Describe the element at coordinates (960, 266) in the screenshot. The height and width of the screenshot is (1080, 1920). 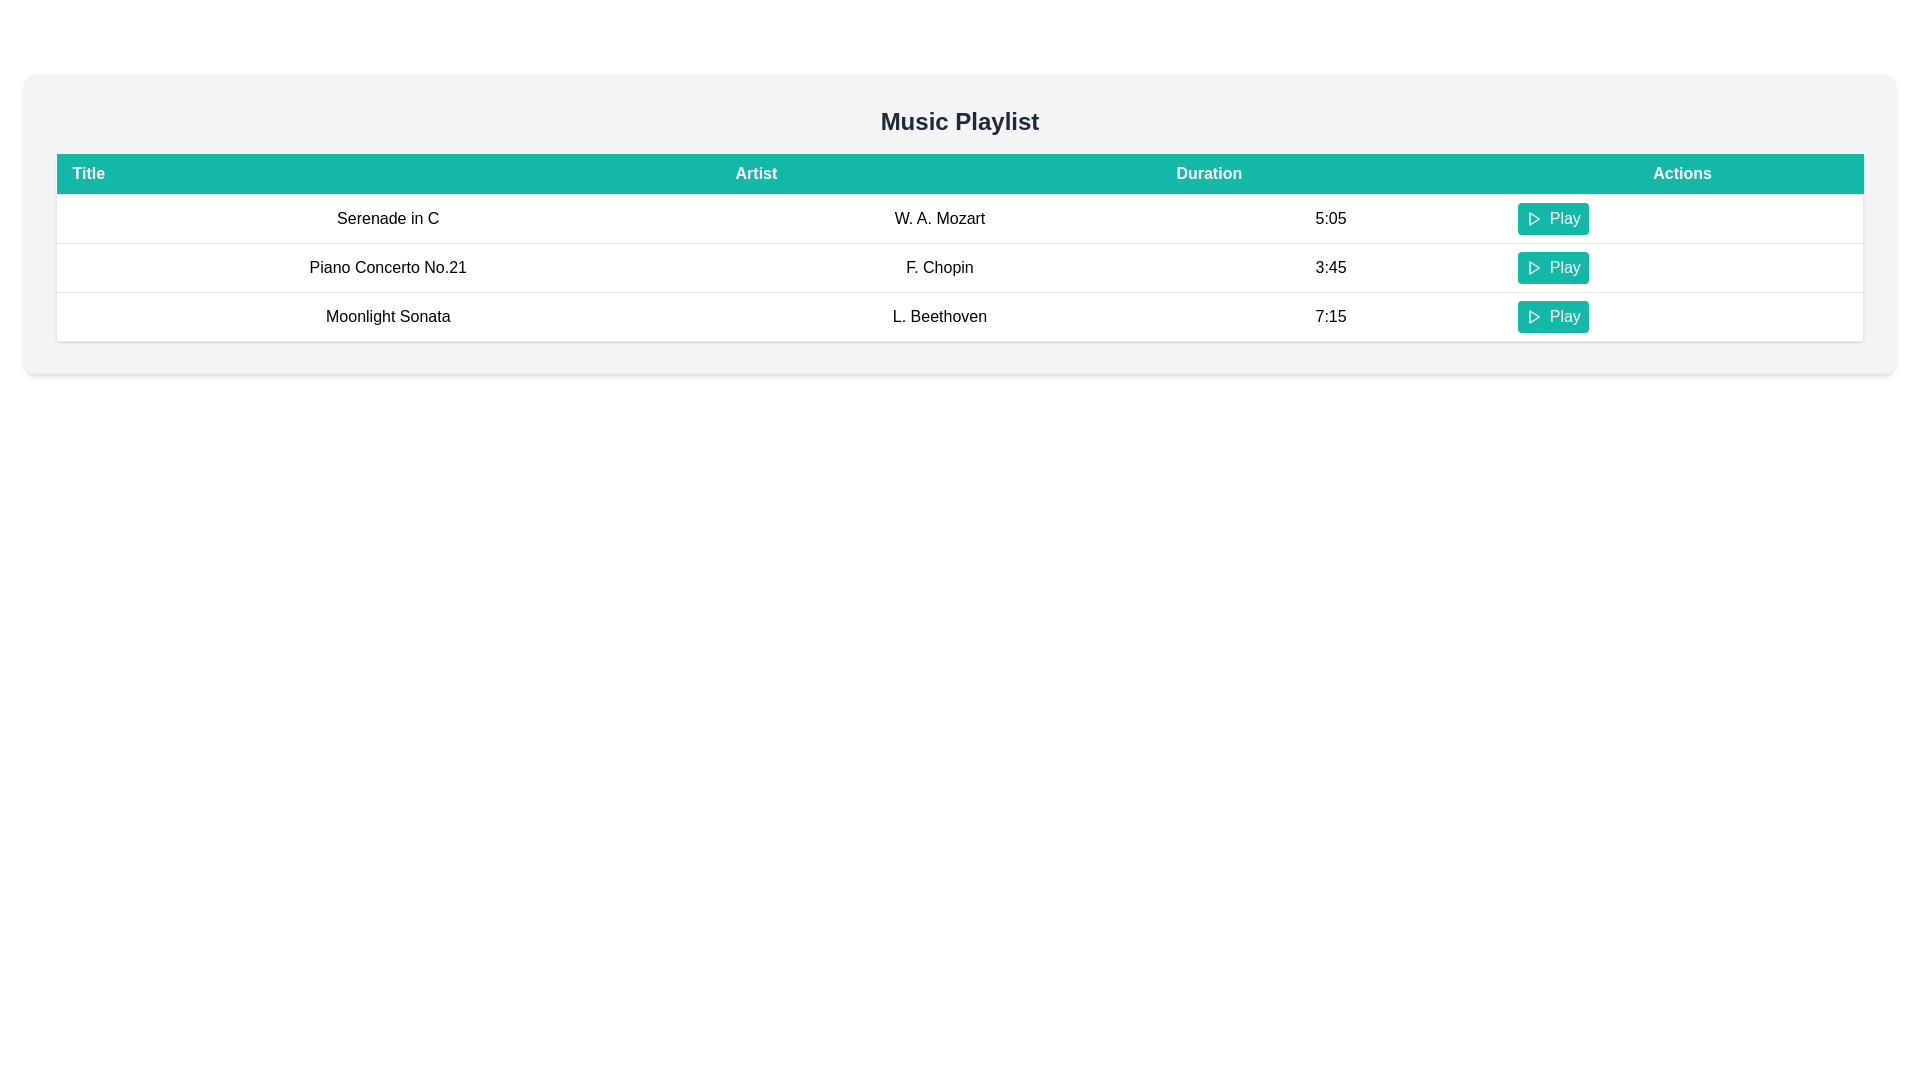
I see `the second row in the playlist table displaying 'Piano Concerto No.21' by 'F. Chopin' for further actions` at that location.